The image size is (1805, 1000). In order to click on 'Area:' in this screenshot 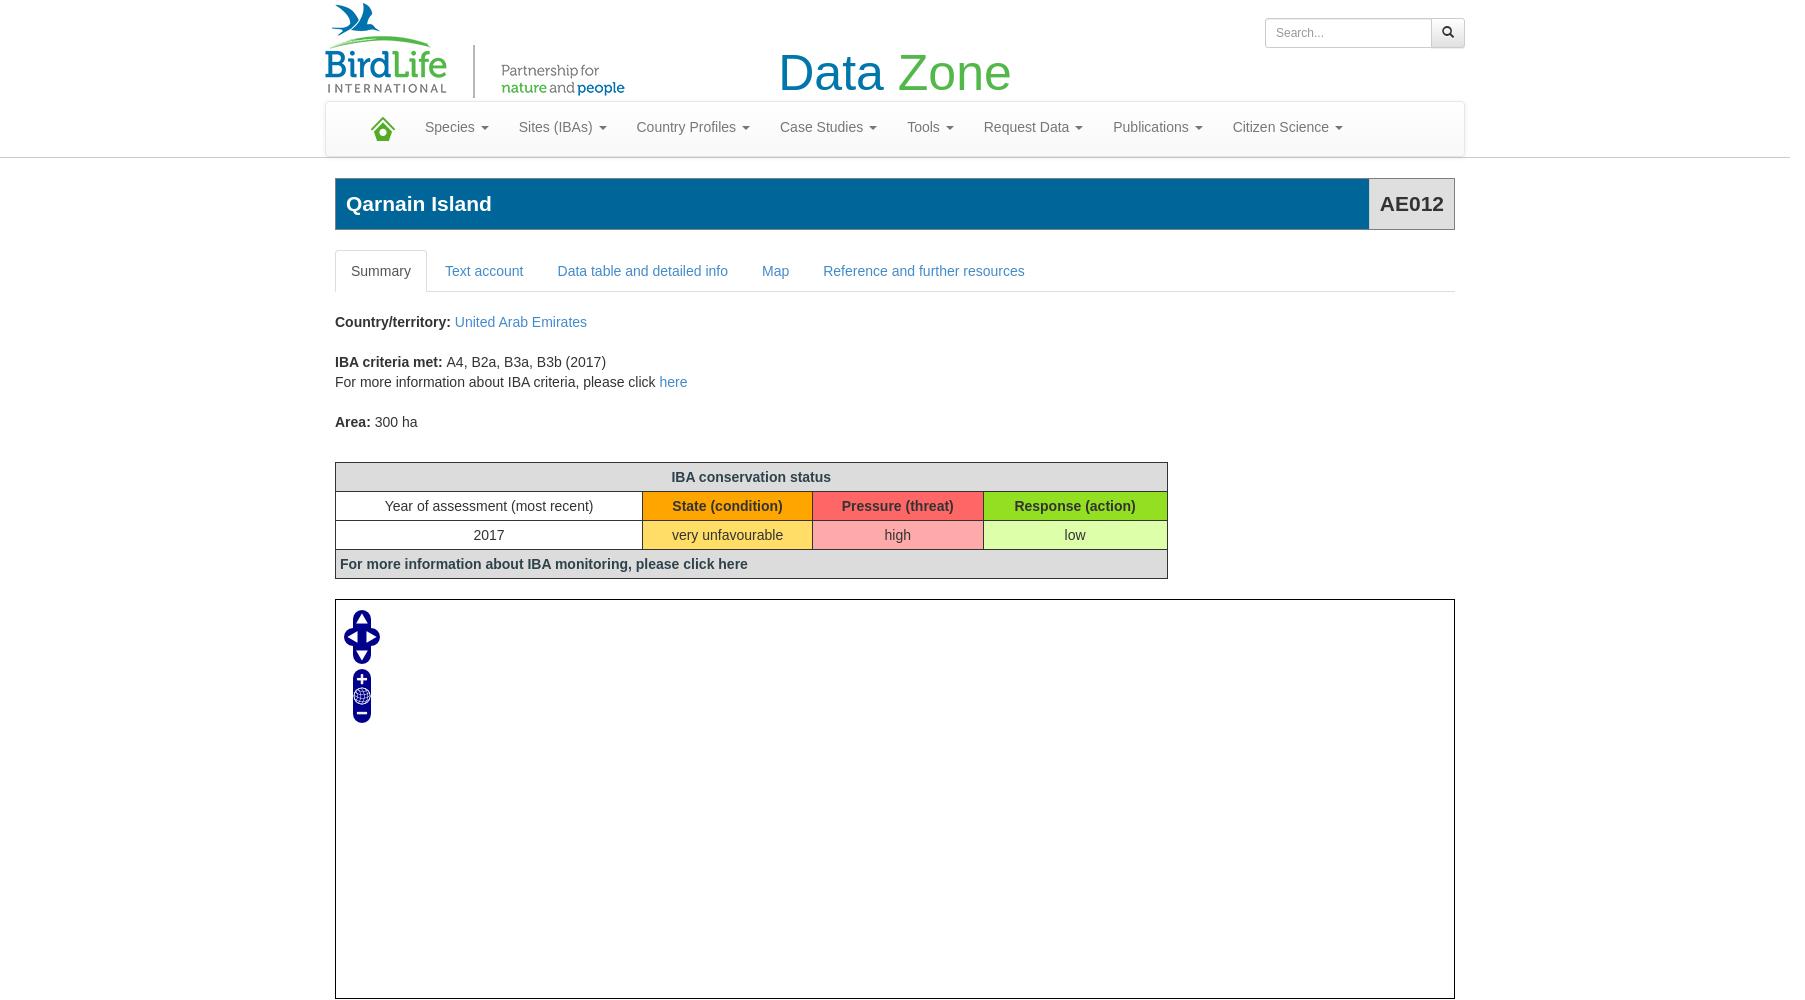, I will do `click(354, 422)`.